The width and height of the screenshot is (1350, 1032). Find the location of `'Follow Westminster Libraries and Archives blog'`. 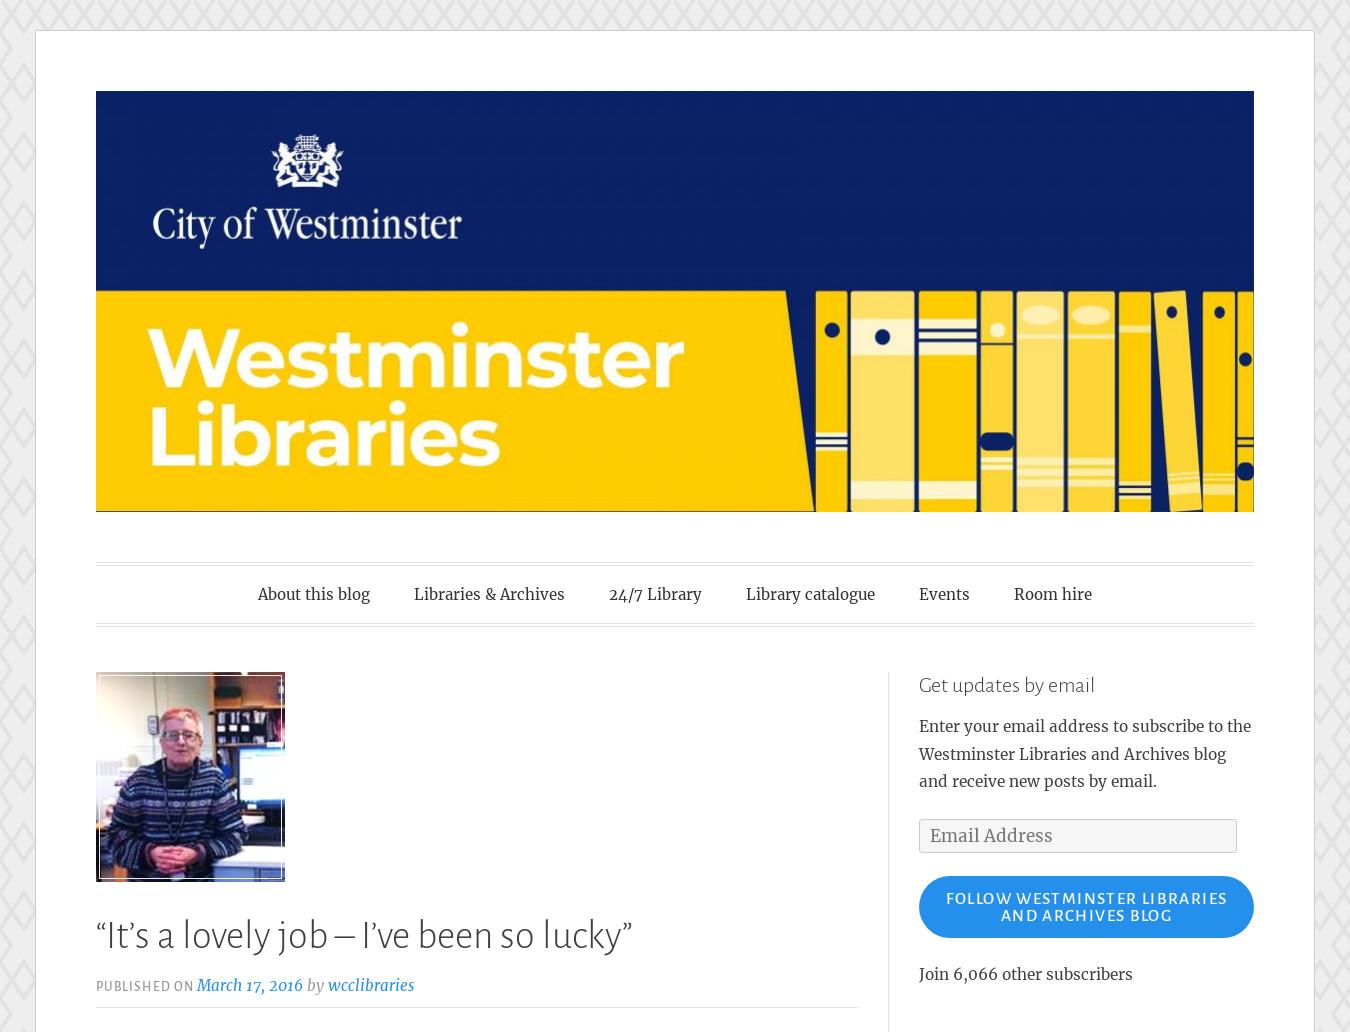

'Follow Westminster Libraries and Archives blog' is located at coordinates (1085, 905).